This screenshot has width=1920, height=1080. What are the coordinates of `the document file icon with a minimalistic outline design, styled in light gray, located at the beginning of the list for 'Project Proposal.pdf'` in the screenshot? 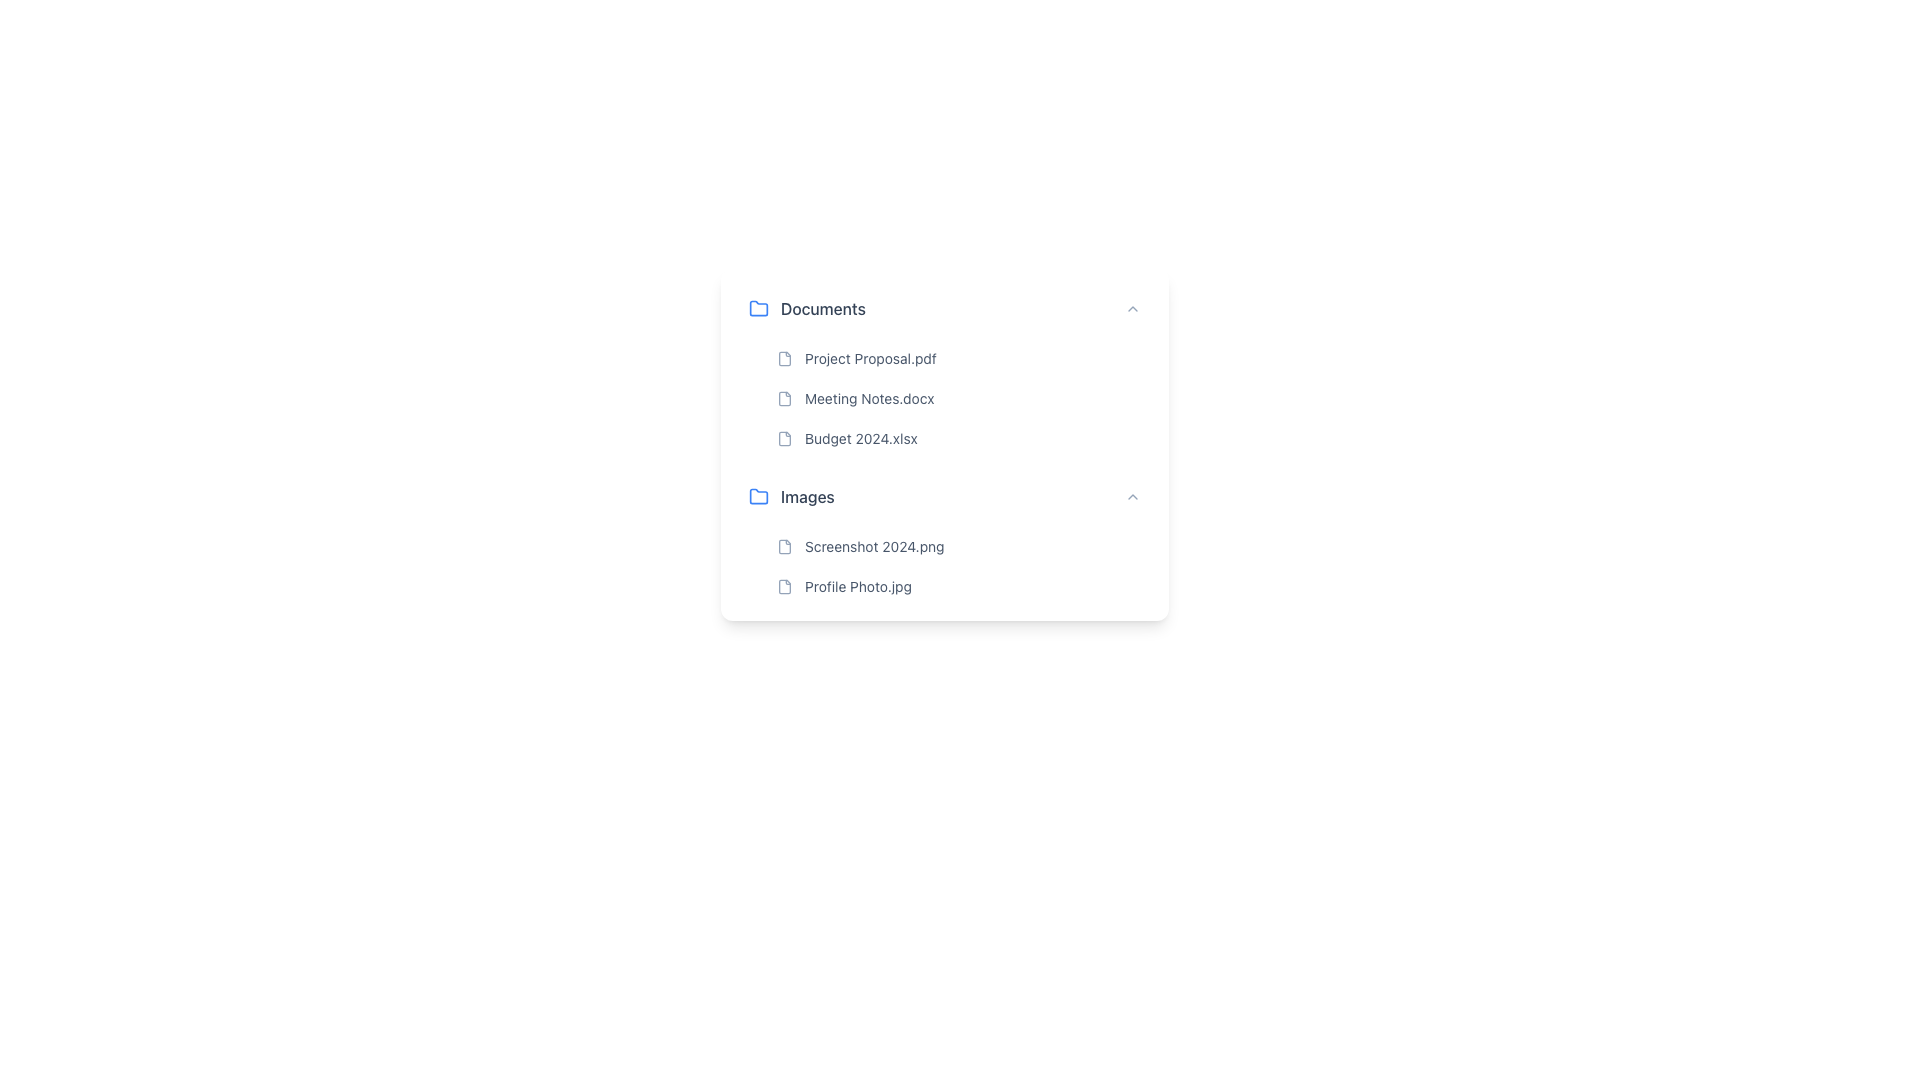 It's located at (784, 357).